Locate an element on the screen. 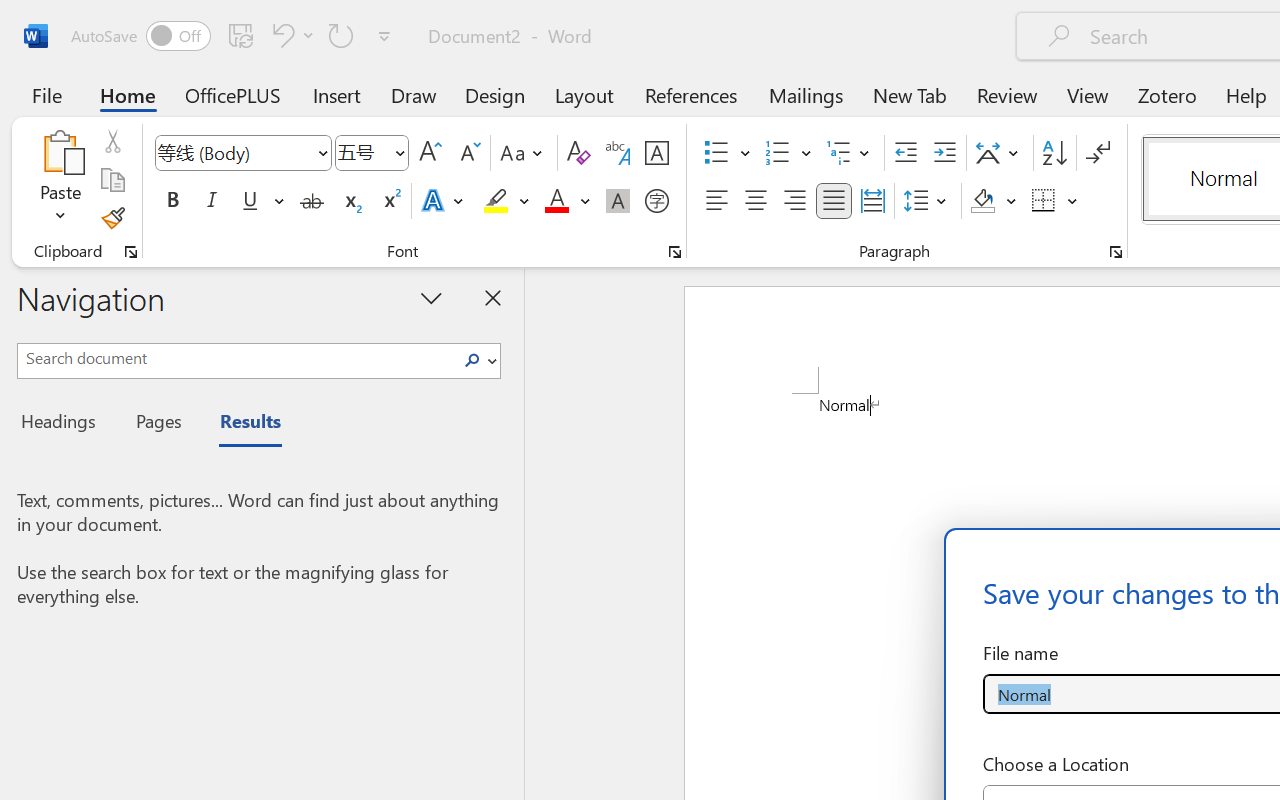 The height and width of the screenshot is (800, 1280). 'Increase Indent' is located at coordinates (943, 153).